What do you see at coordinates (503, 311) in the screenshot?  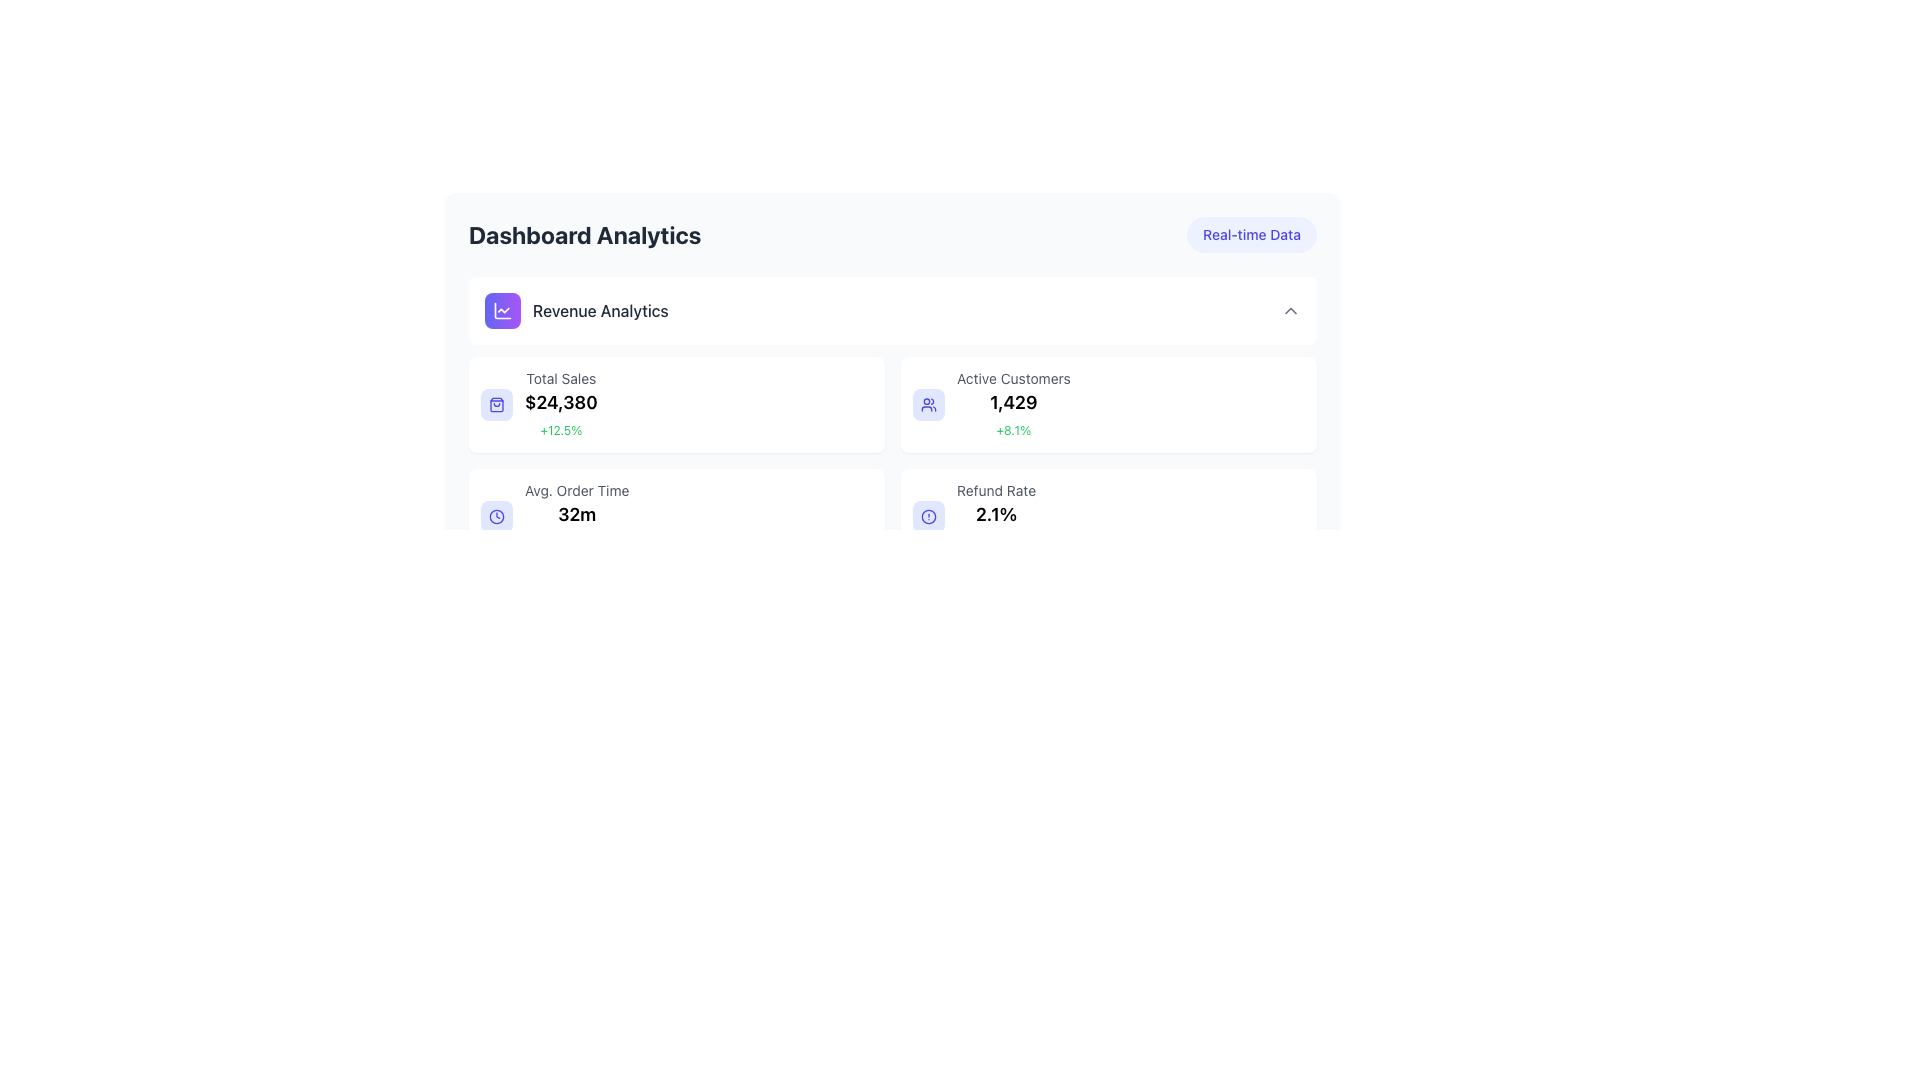 I see `the decorative vector shape within the 'Revenue Analytics' icon, which is part of a line chart in the 'Dashboard Analytics' section` at bounding box center [503, 311].